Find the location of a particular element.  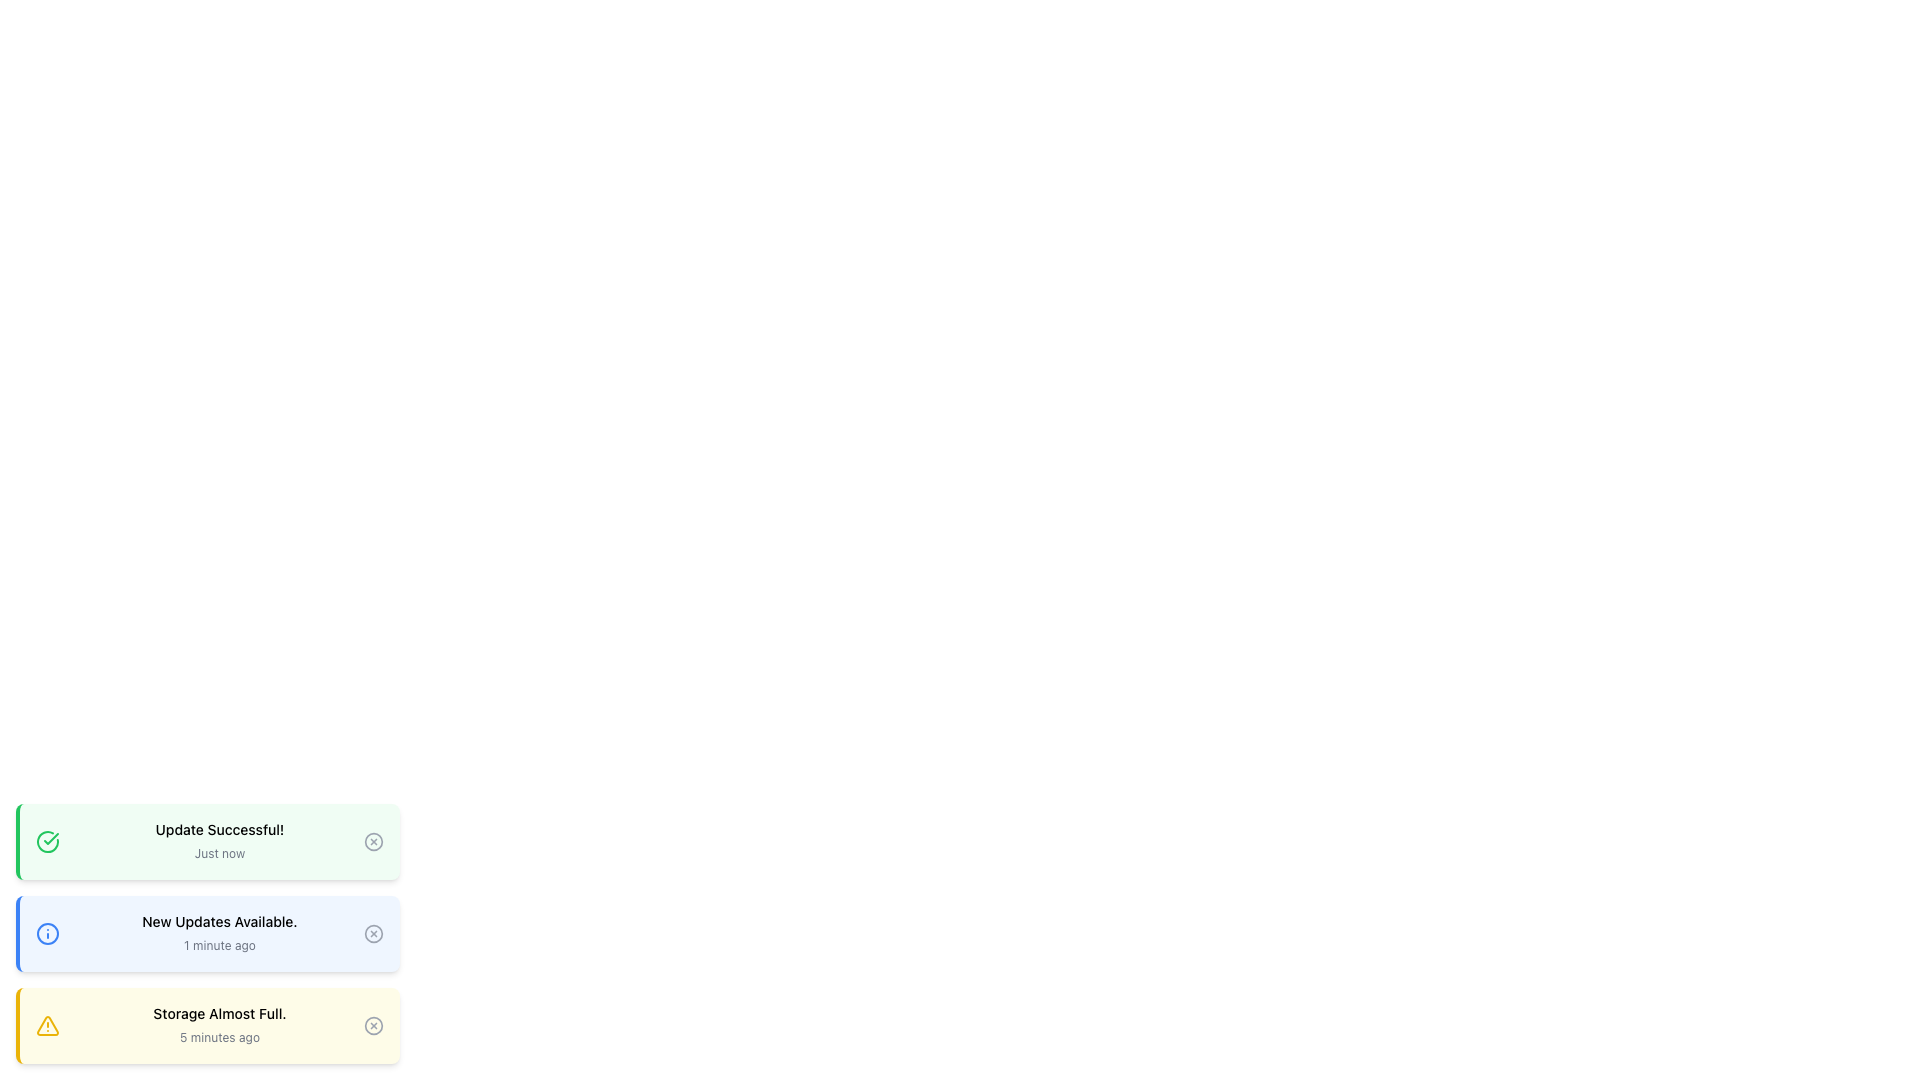

the text element displaying 'New Updates Available.' and '1 minute ago' within the second notification card, which is styled with a blue background is located at coordinates (220, 933).